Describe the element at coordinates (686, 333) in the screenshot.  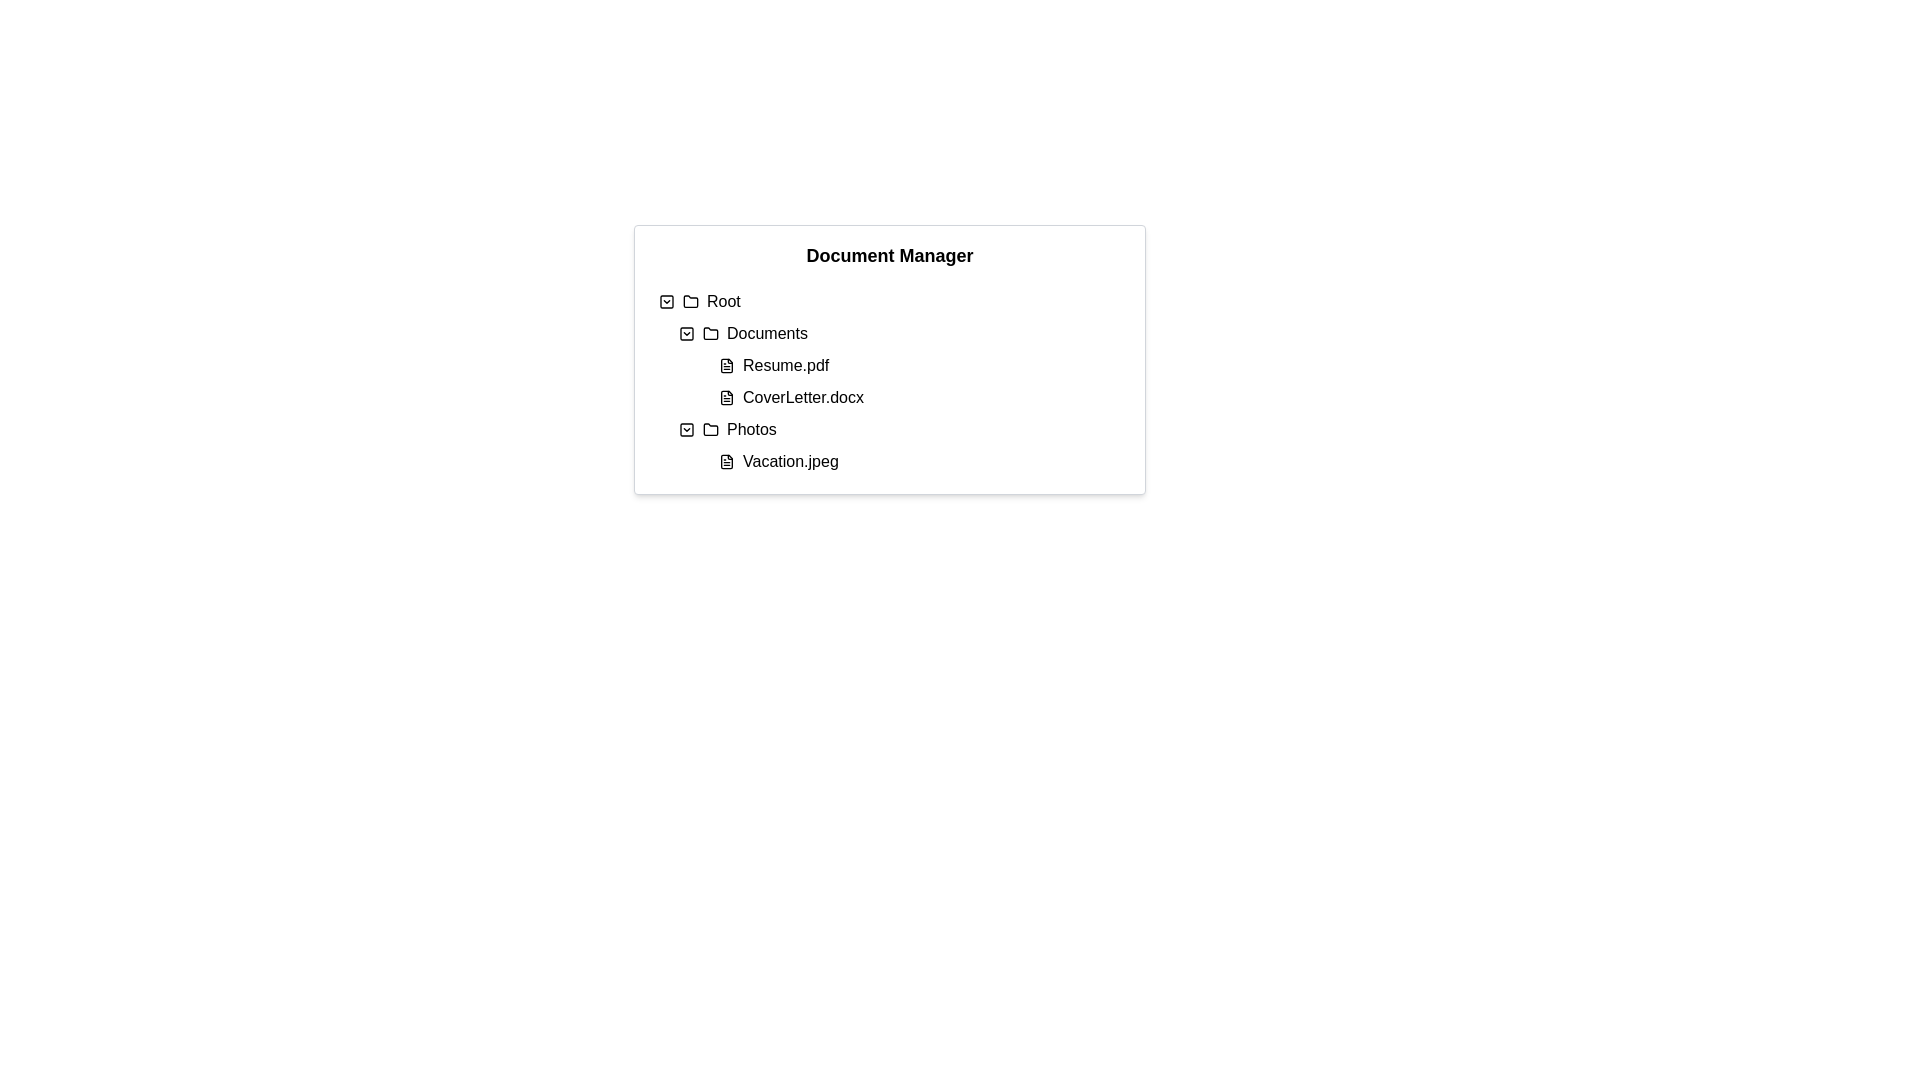
I see `the Expandable Icon located to the left of the 'Documents' text` at that location.